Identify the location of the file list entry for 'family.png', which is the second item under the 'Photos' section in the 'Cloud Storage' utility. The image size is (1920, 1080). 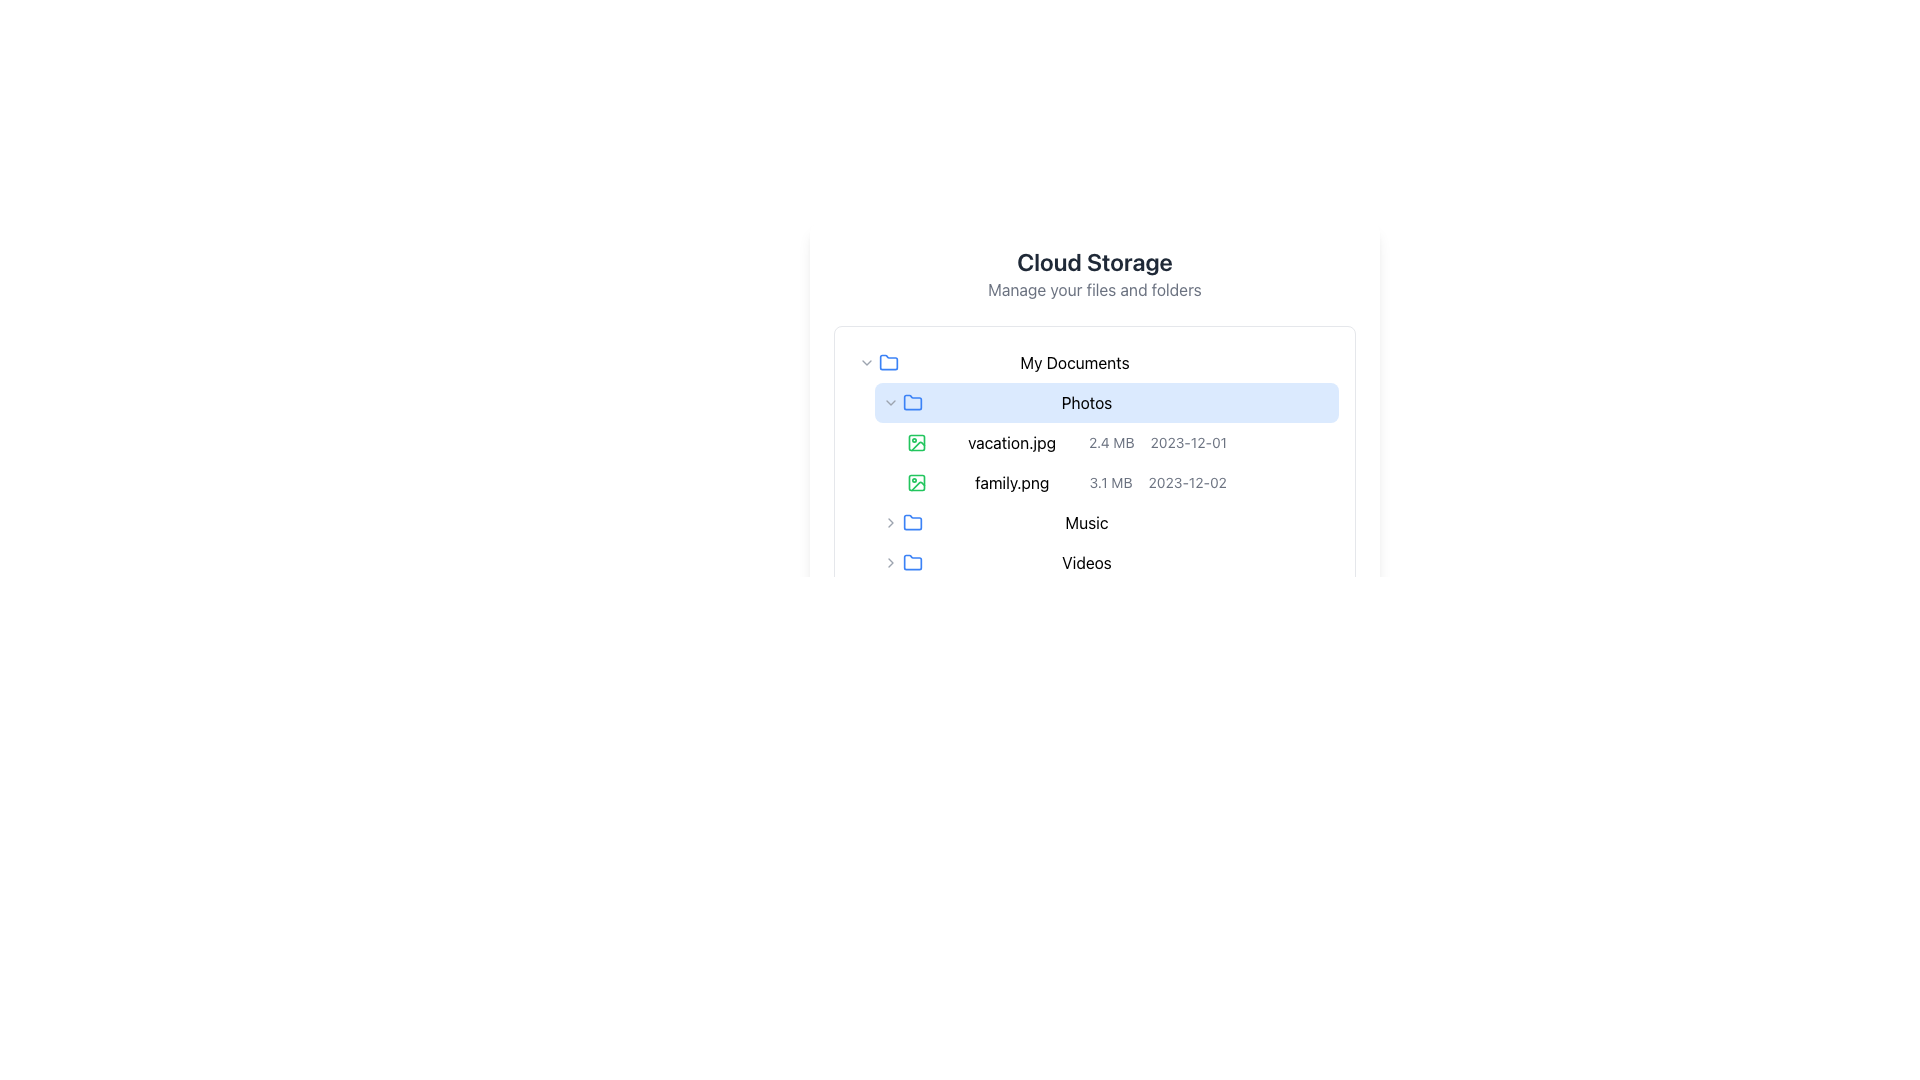
(1093, 462).